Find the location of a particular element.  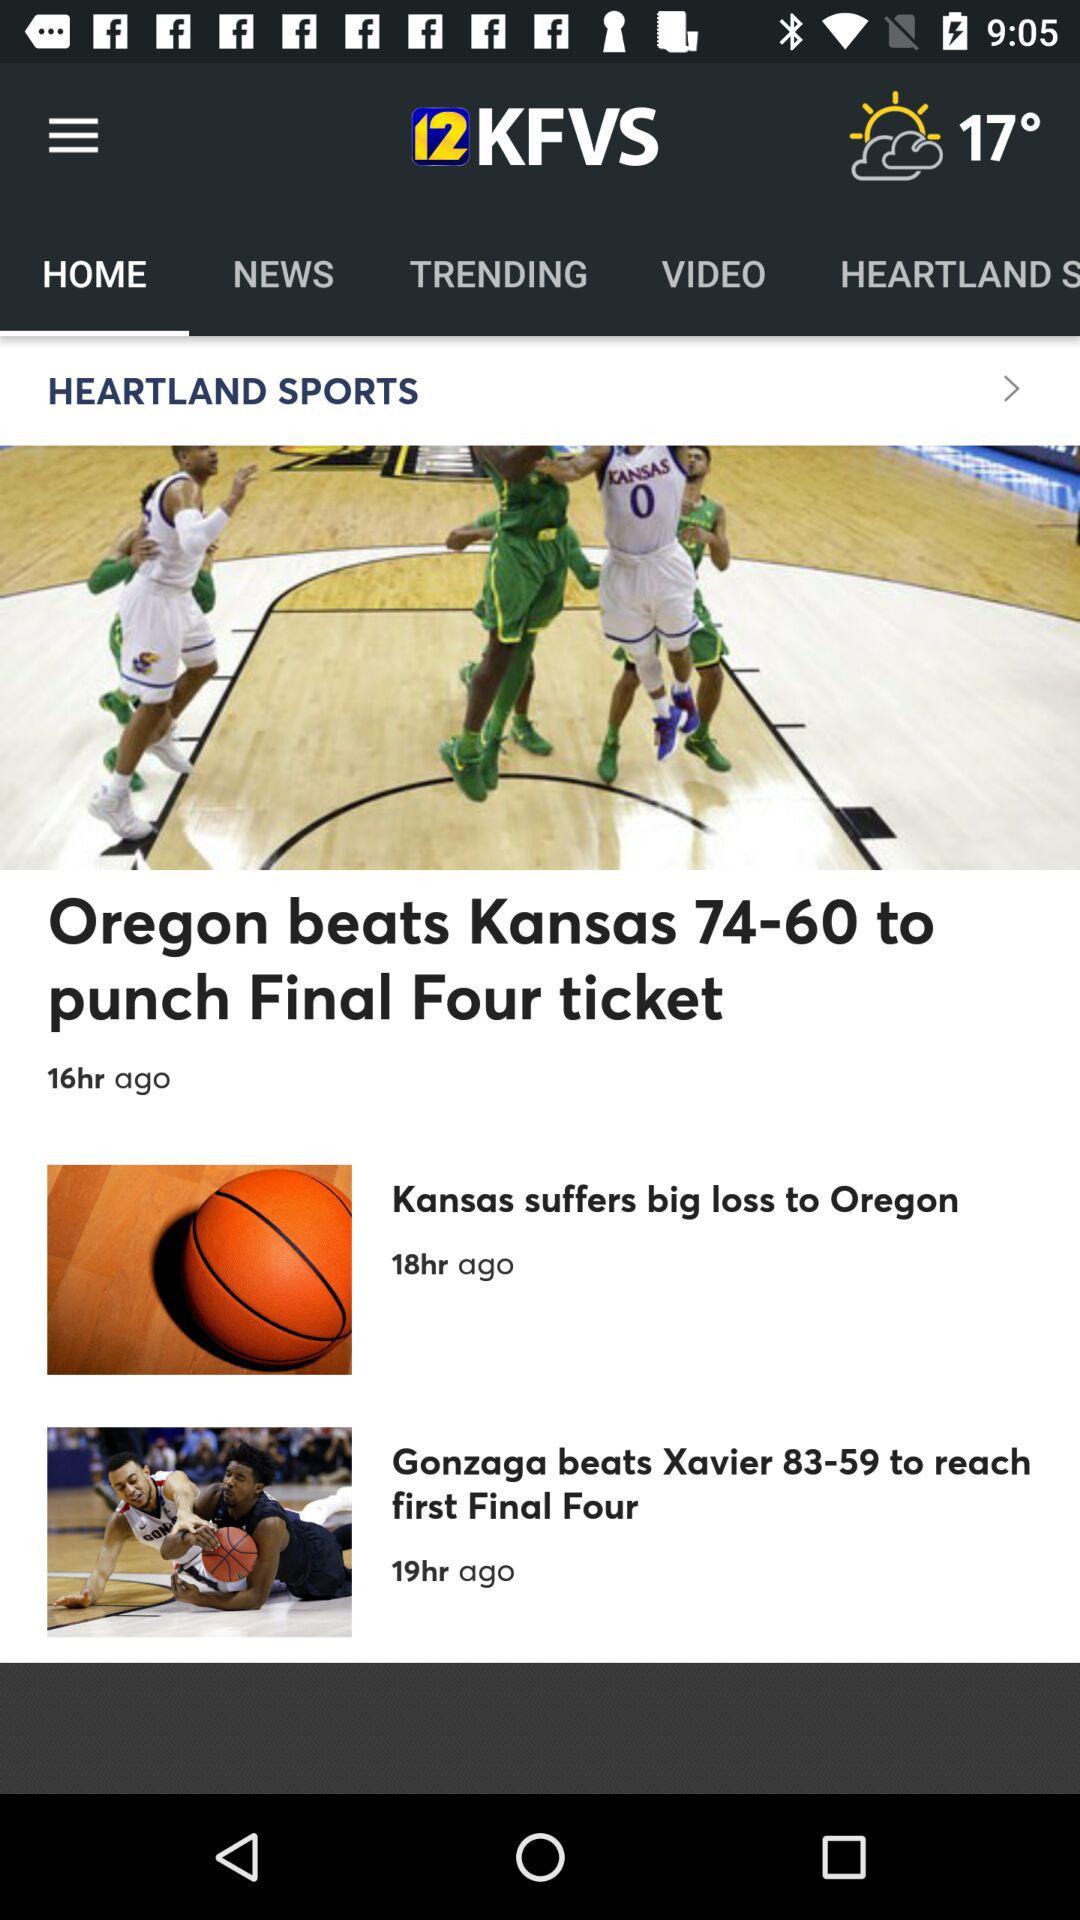

show weather is located at coordinates (894, 135).